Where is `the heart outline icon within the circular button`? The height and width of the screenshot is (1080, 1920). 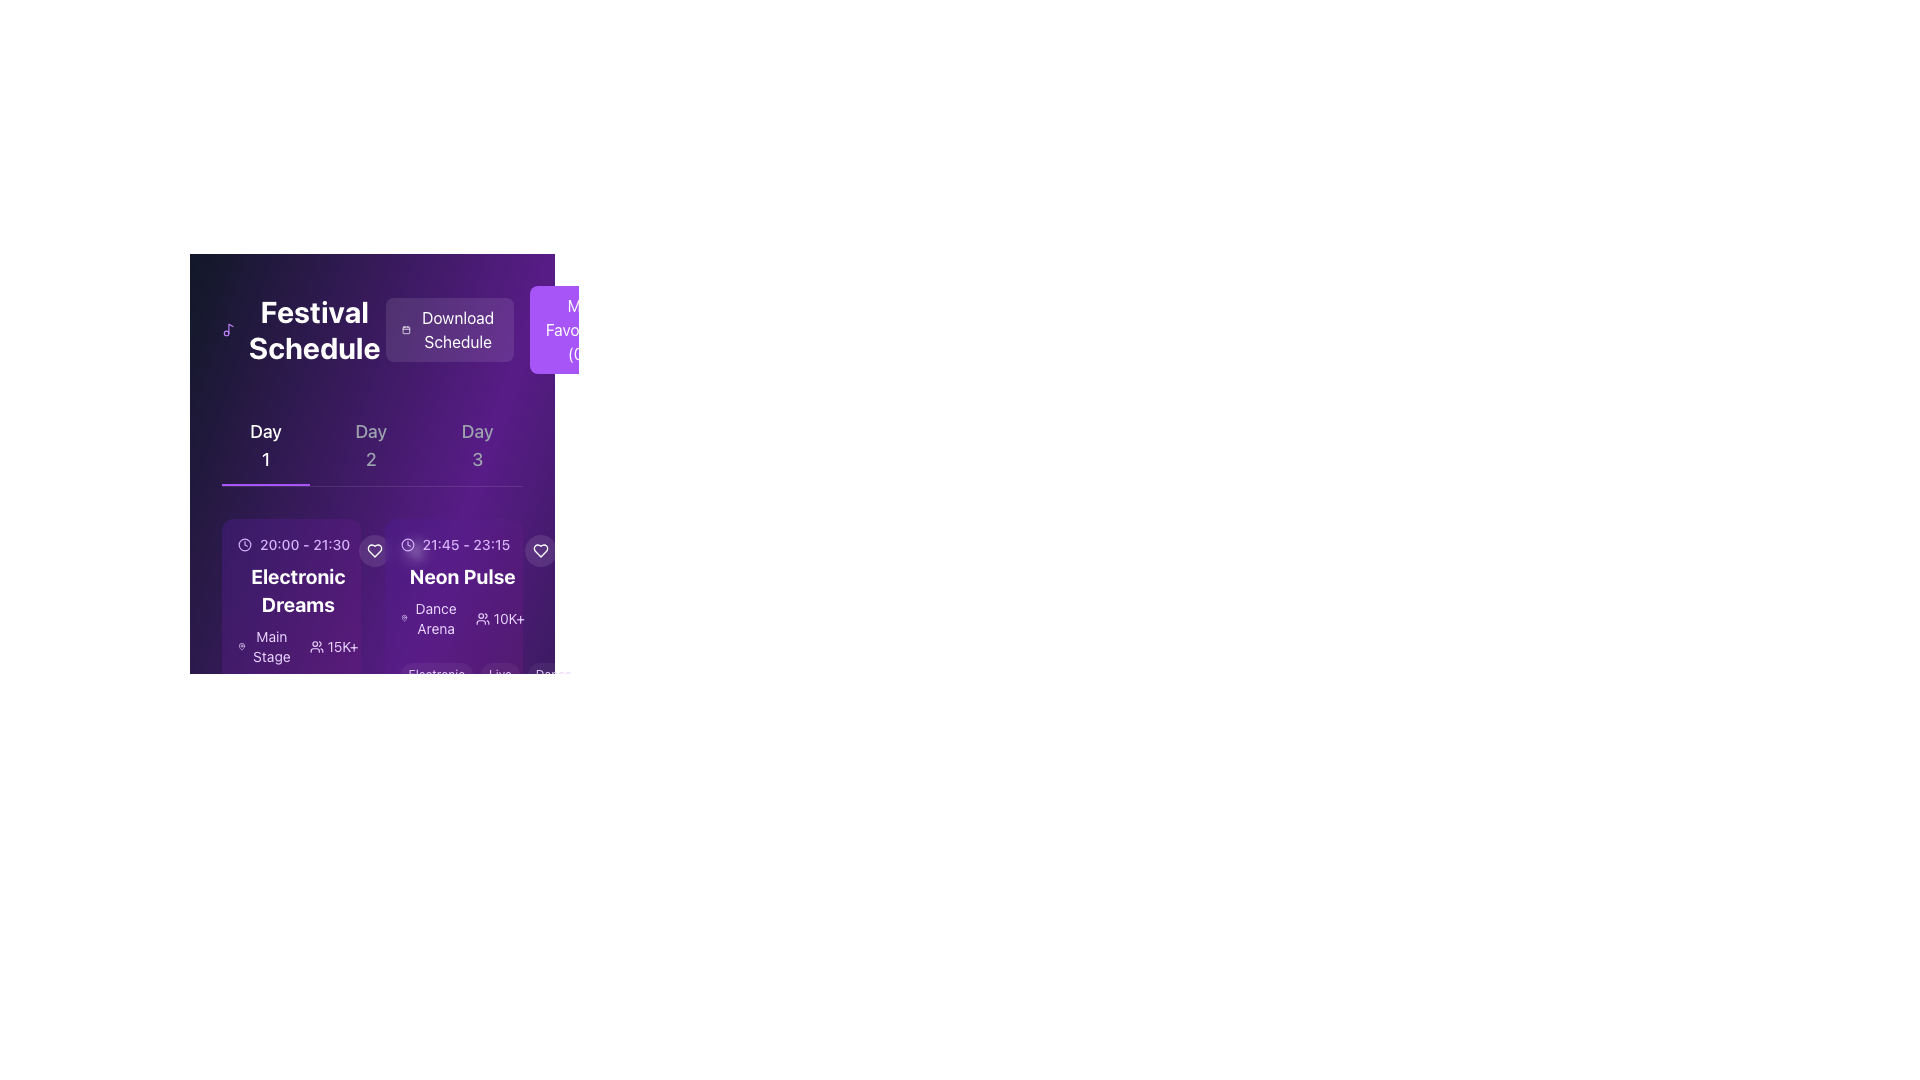
the heart outline icon within the circular button is located at coordinates (374, 551).